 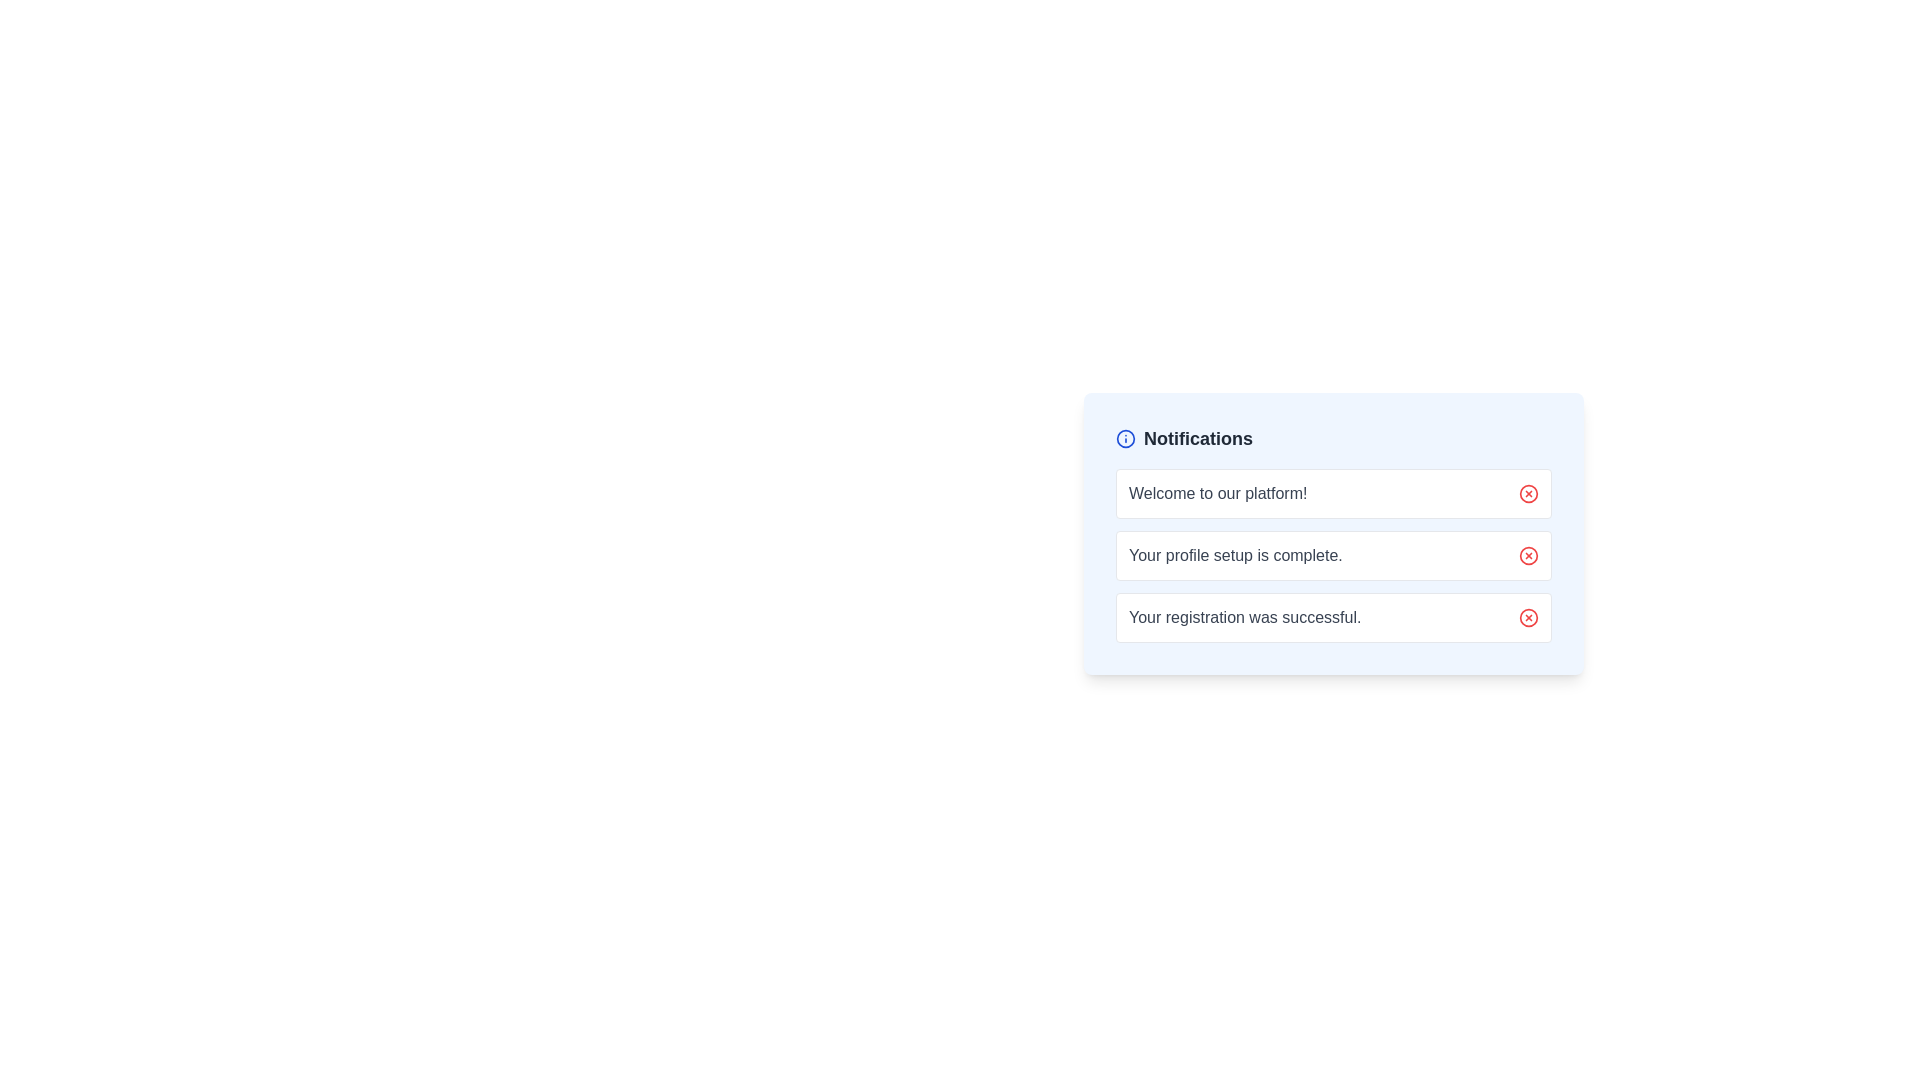 What do you see at coordinates (1334, 532) in the screenshot?
I see `the second notification message that displays 'Your profile setup is complete.'` at bounding box center [1334, 532].